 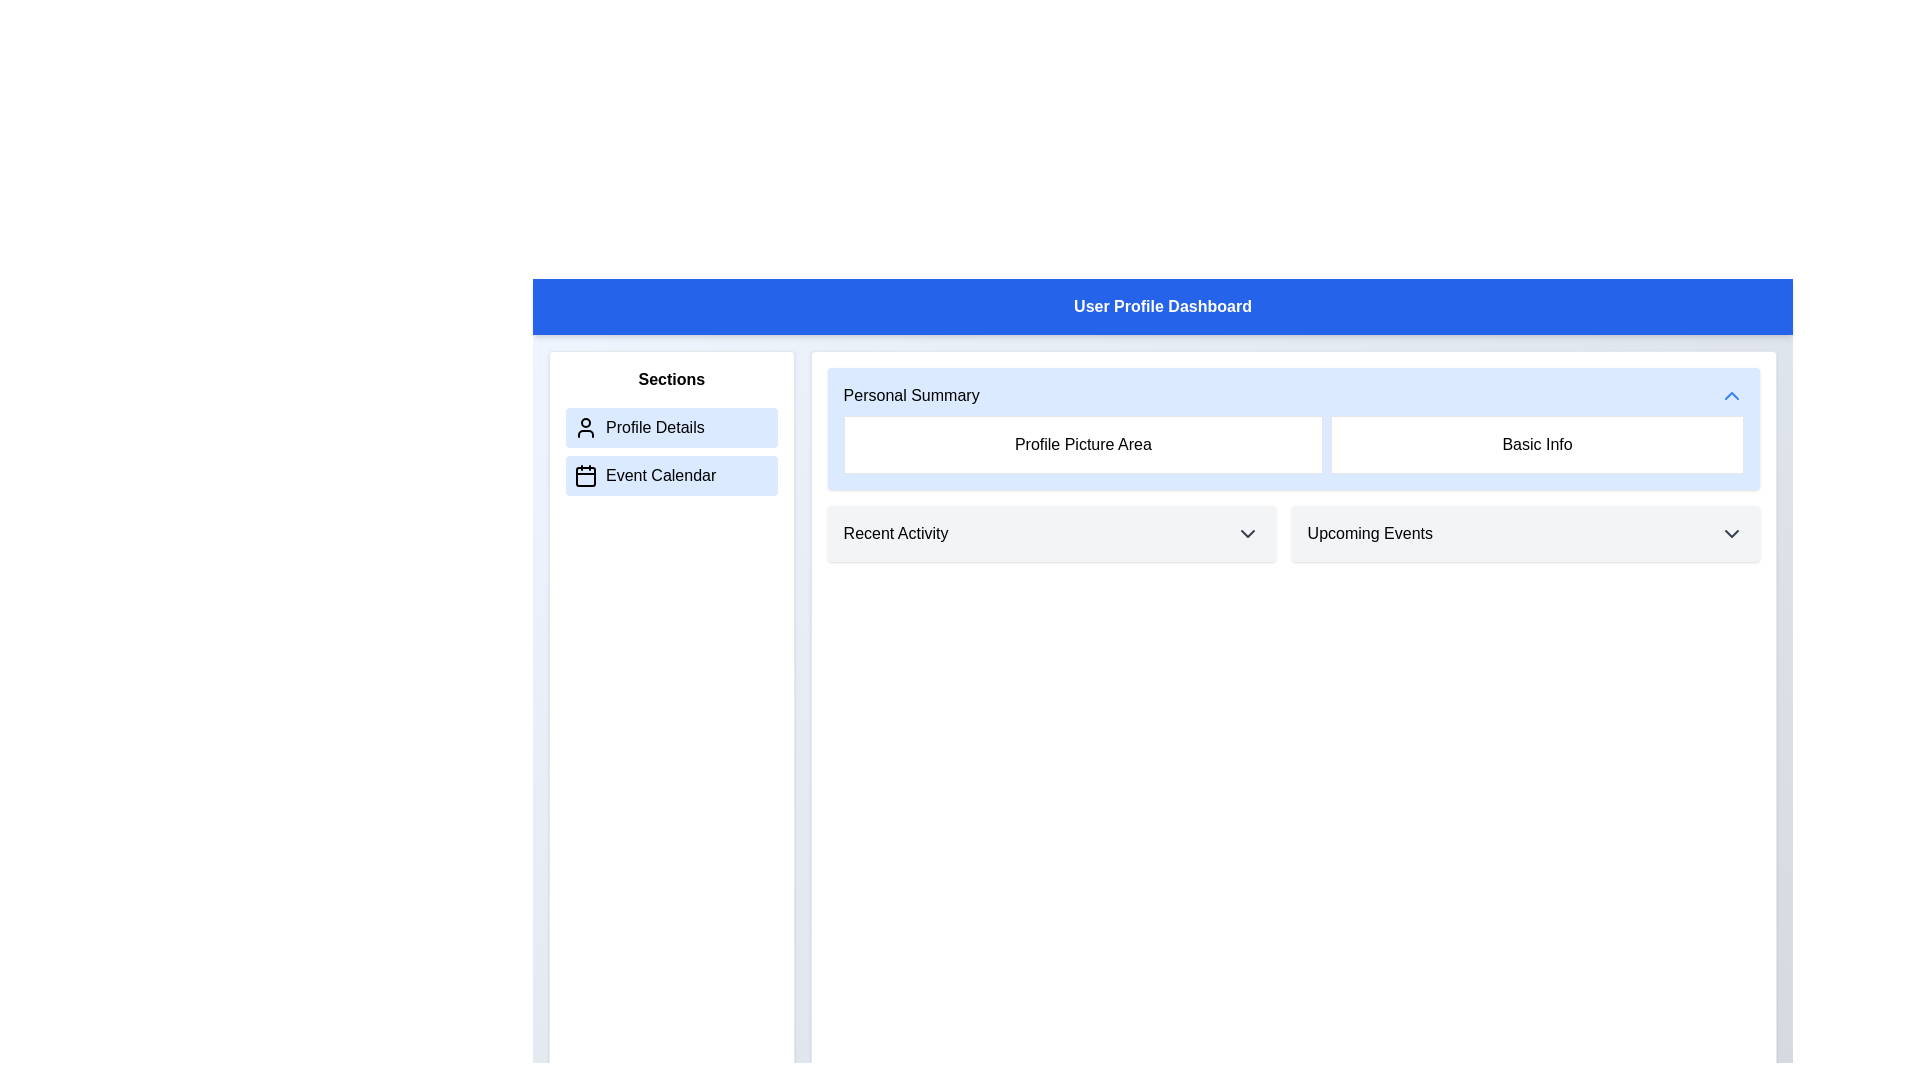 I want to click on the chevron icon located at the far right of the 'Recent Activity' section, so click(x=1246, y=532).